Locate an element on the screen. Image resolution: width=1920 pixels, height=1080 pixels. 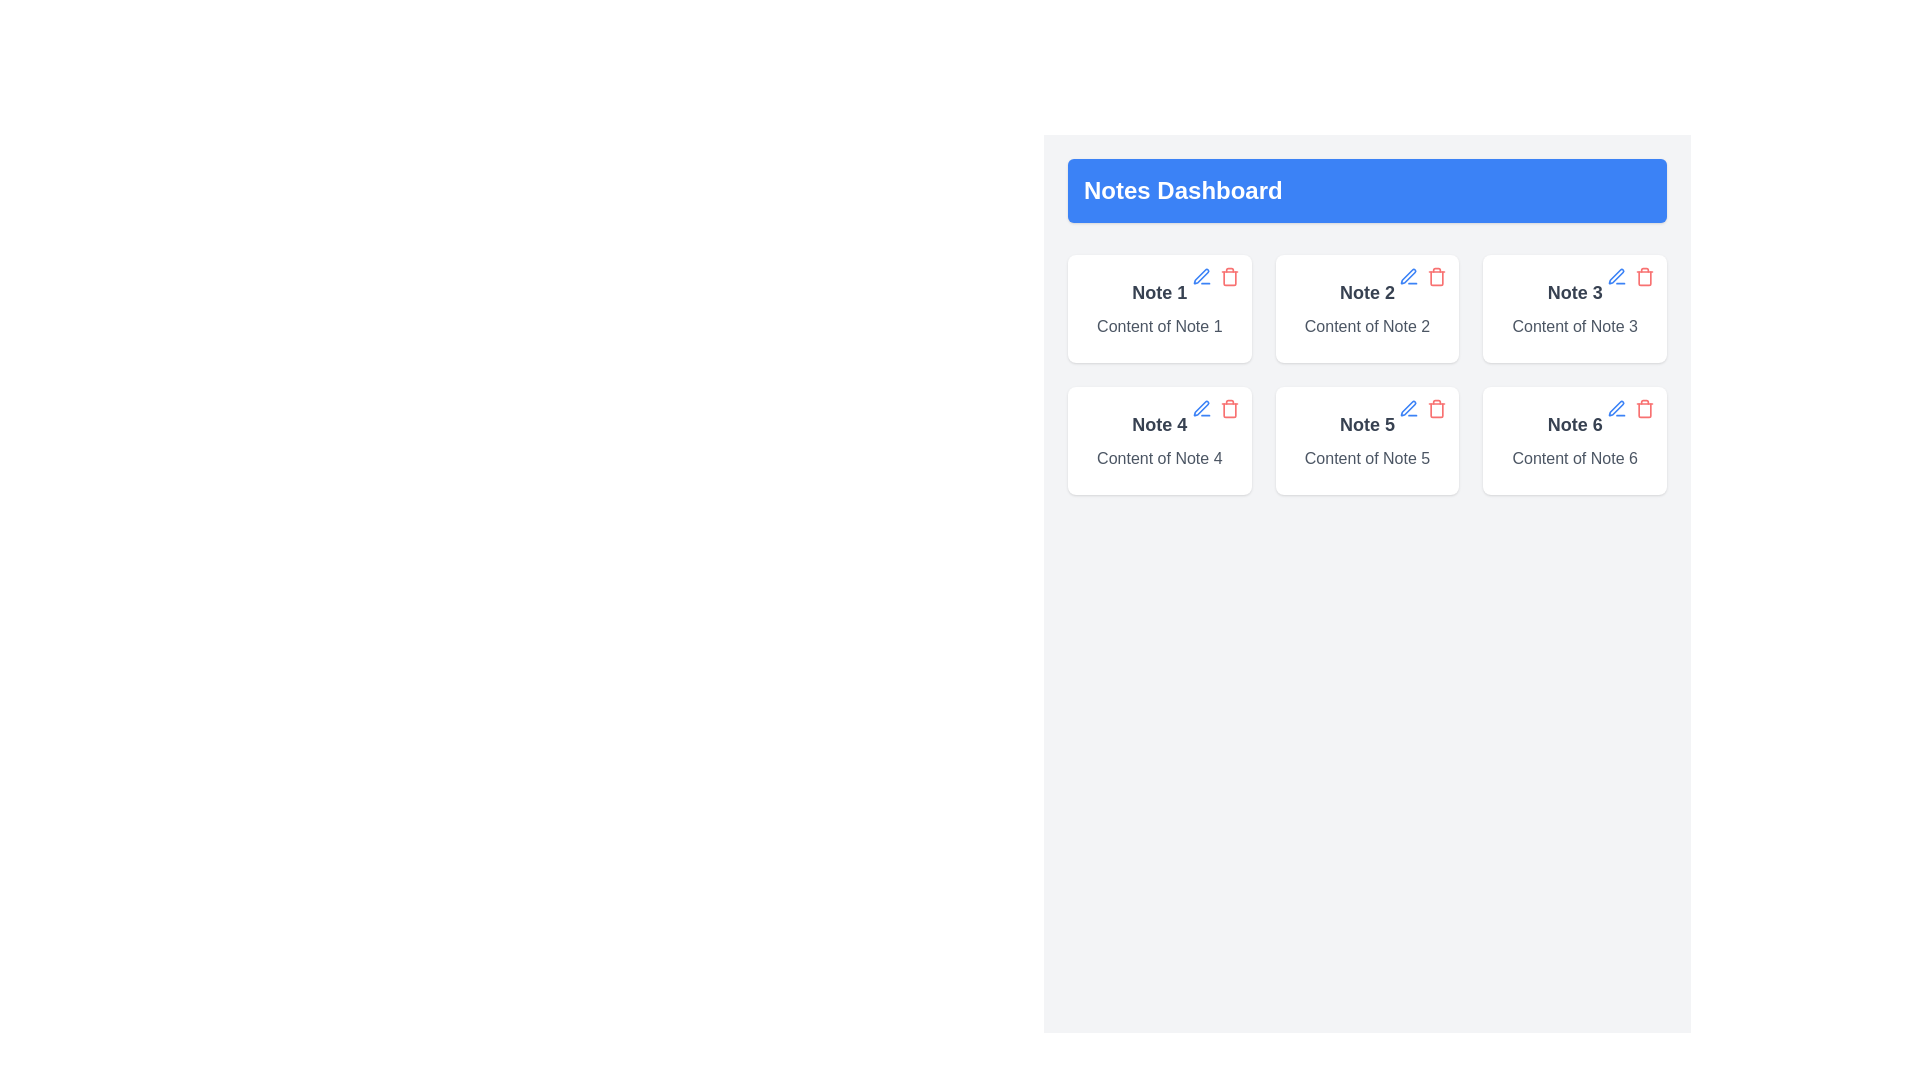
the text element displaying 'Content of Note 4', which is styled in muted gray and located beneath the bold title 'Note 4' within a card in the grid layout is located at coordinates (1159, 459).